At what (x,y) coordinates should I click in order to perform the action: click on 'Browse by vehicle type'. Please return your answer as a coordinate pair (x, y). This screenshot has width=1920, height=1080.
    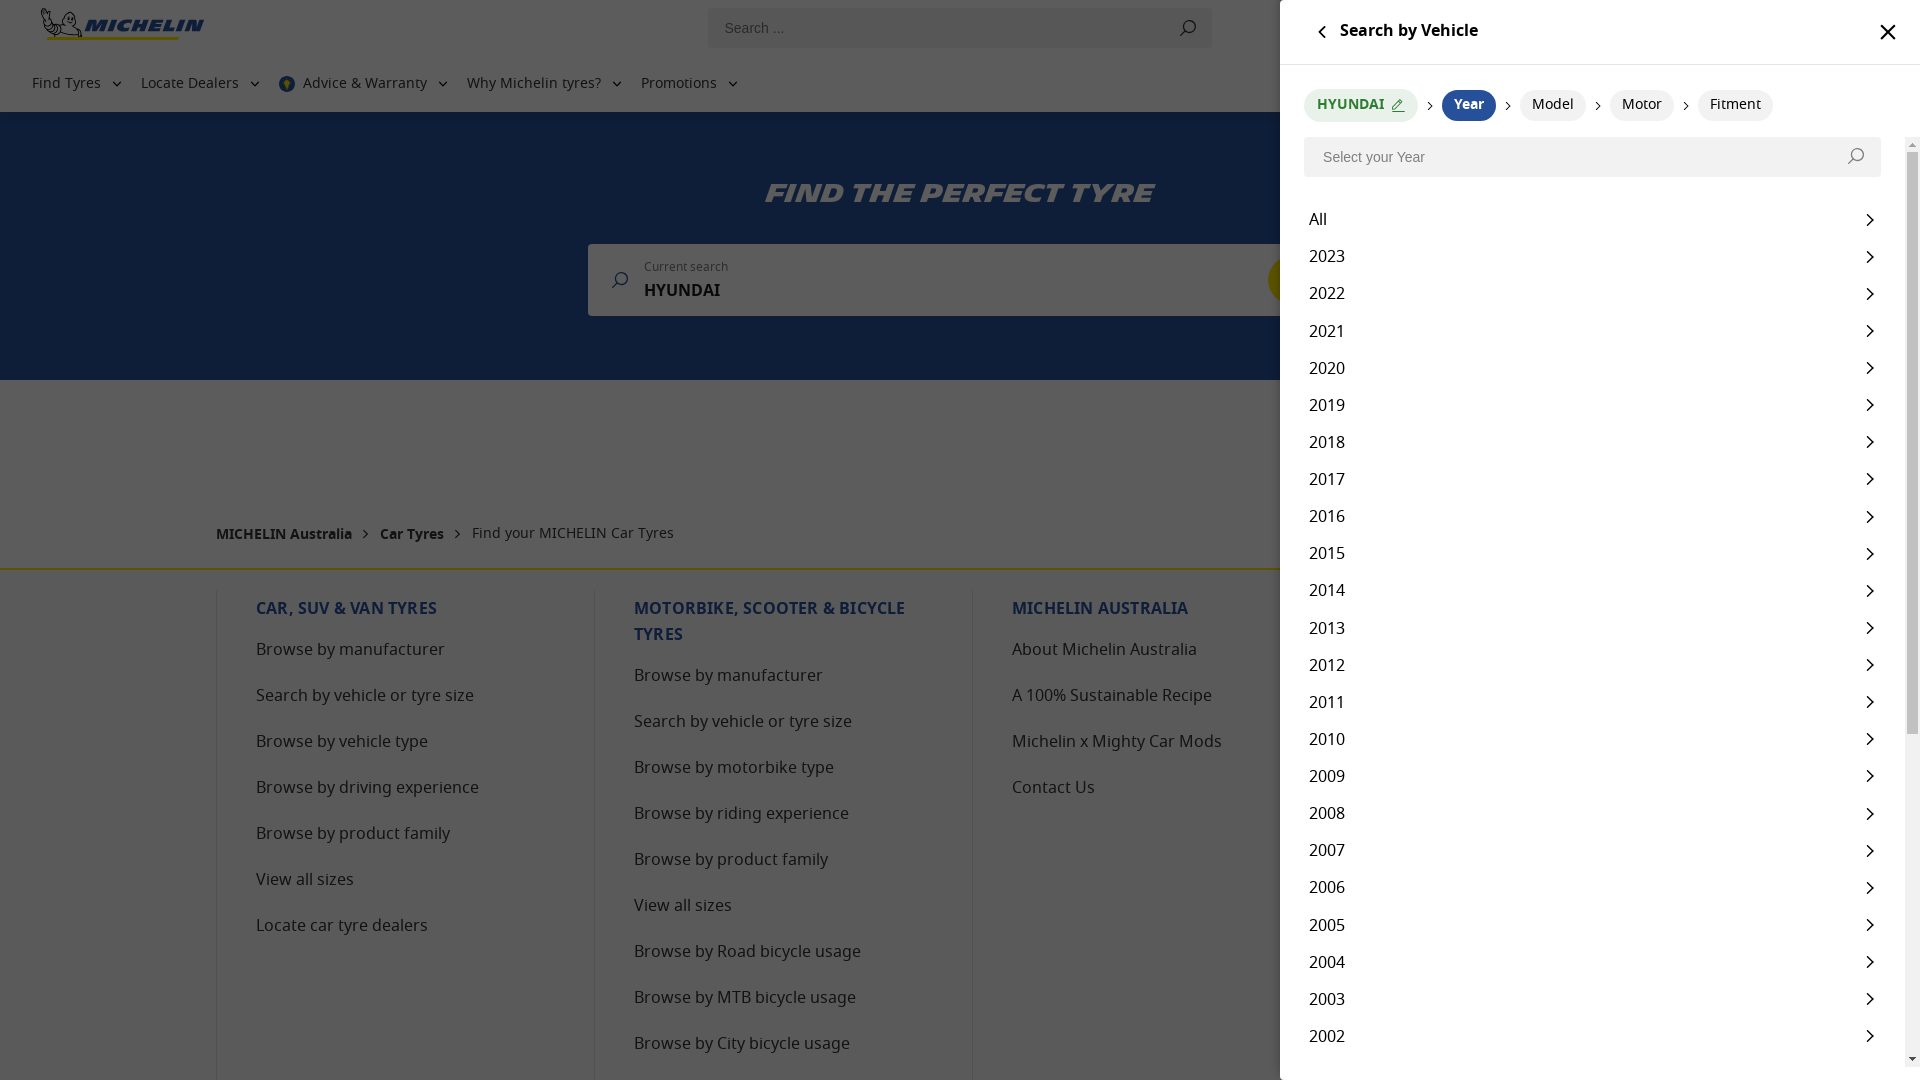
    Looking at the image, I should click on (341, 743).